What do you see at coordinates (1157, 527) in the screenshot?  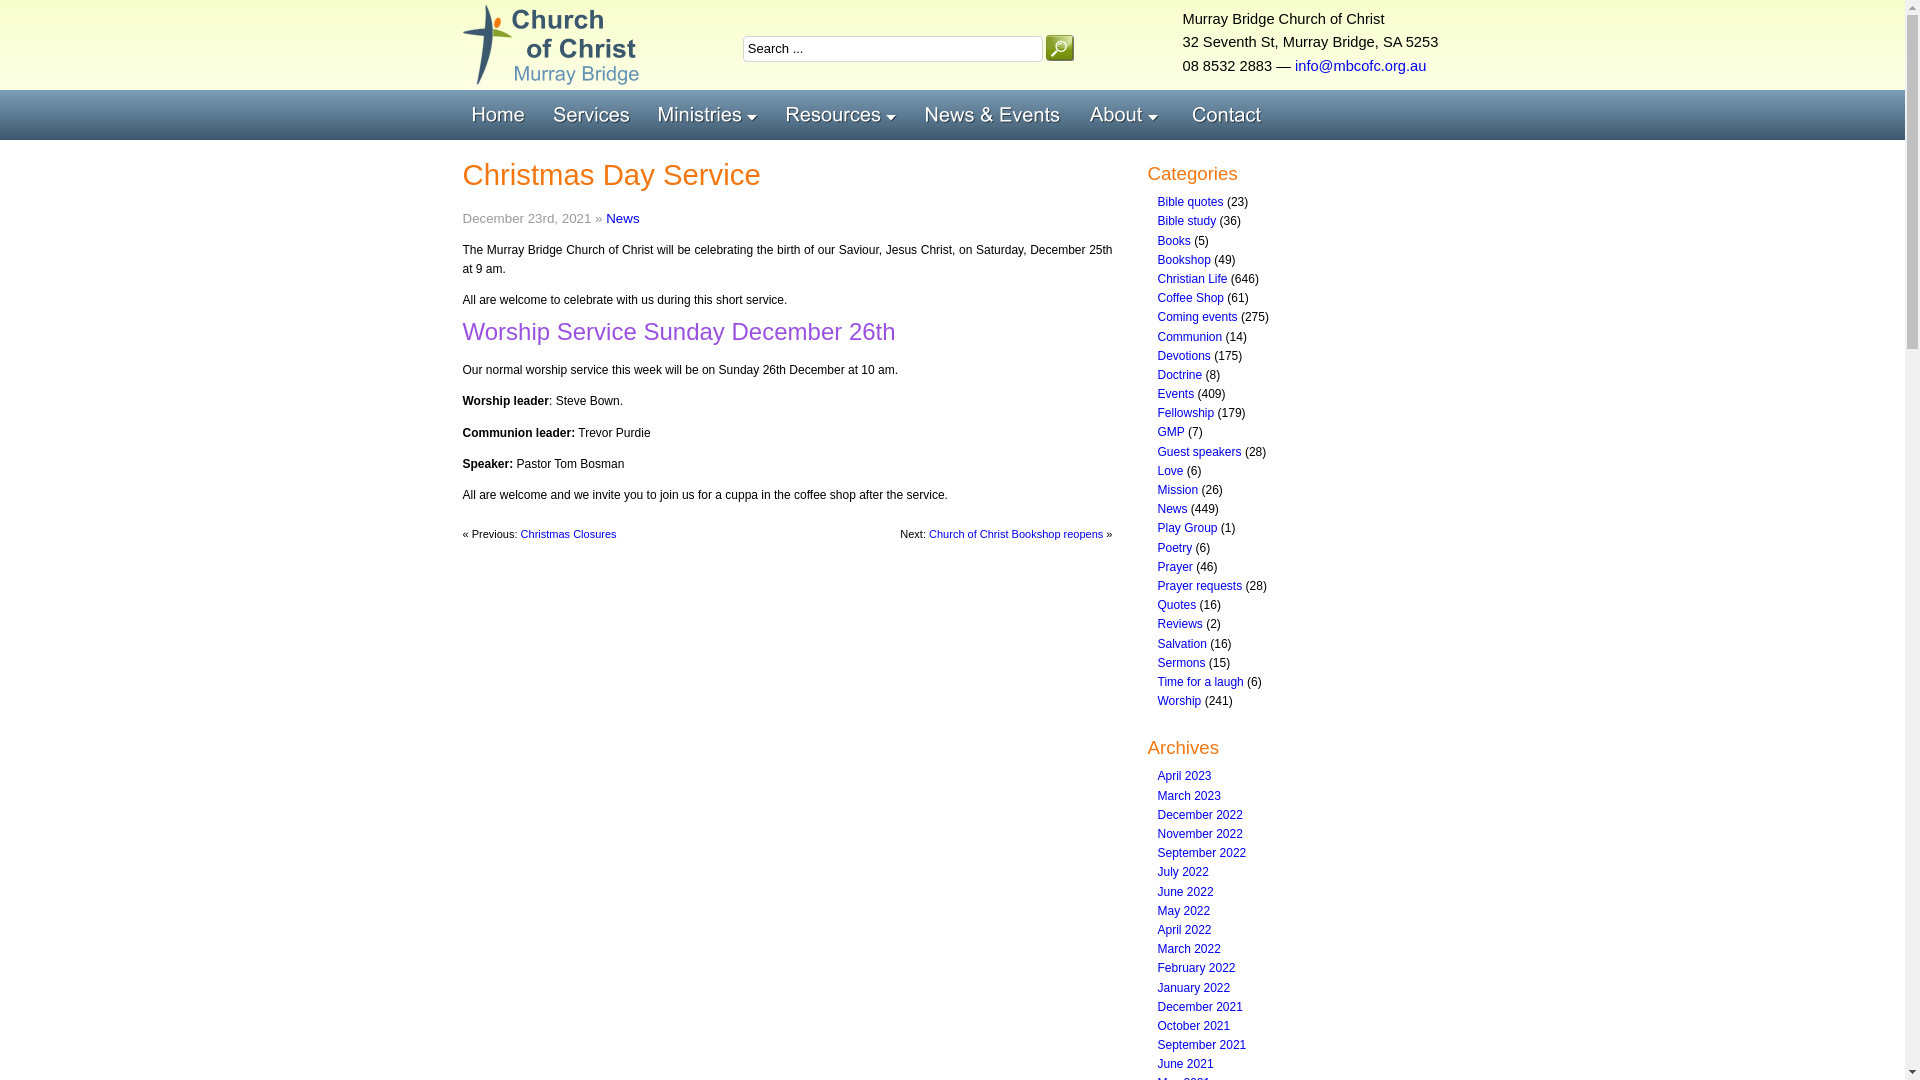 I see `'Play Group'` at bounding box center [1157, 527].